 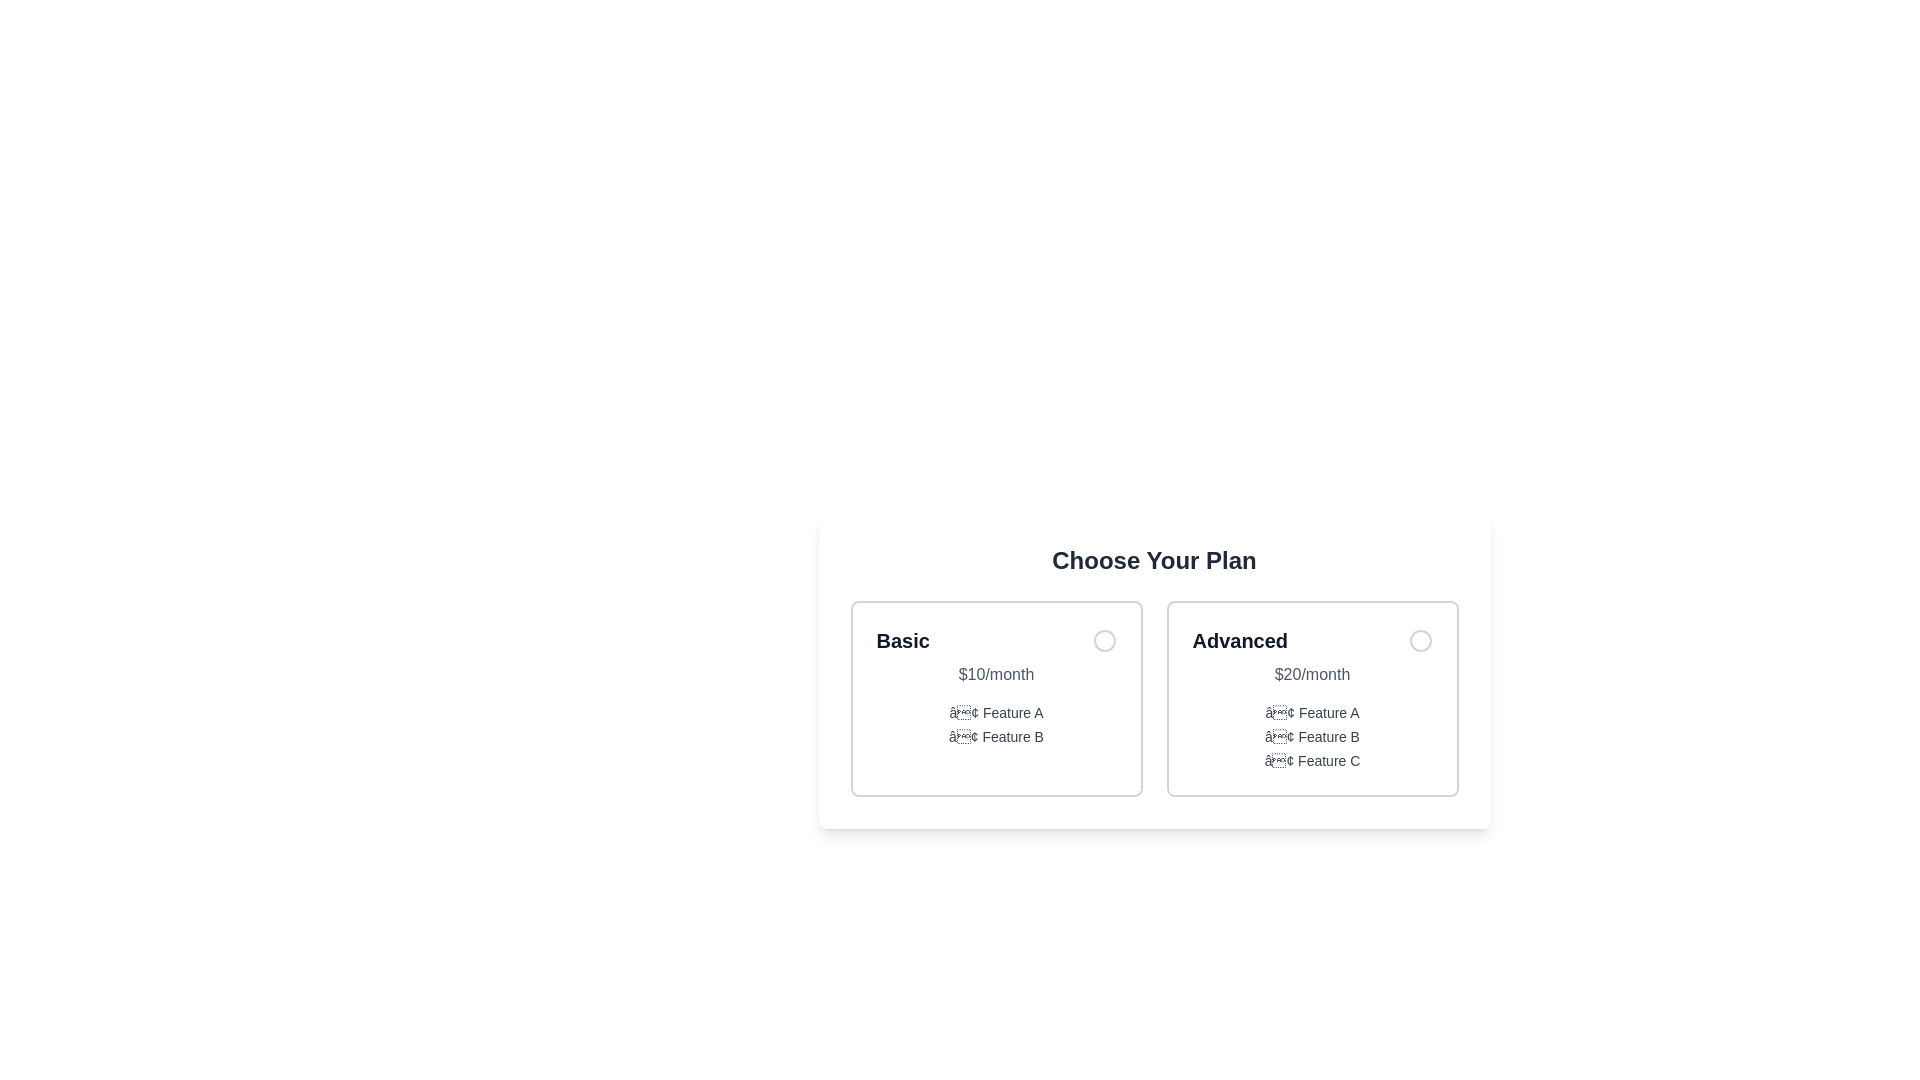 I want to click on the text element displaying '• Feature B', which is the second item in the vertical list of features under the 'Advanced' plan section, so click(x=1312, y=736).